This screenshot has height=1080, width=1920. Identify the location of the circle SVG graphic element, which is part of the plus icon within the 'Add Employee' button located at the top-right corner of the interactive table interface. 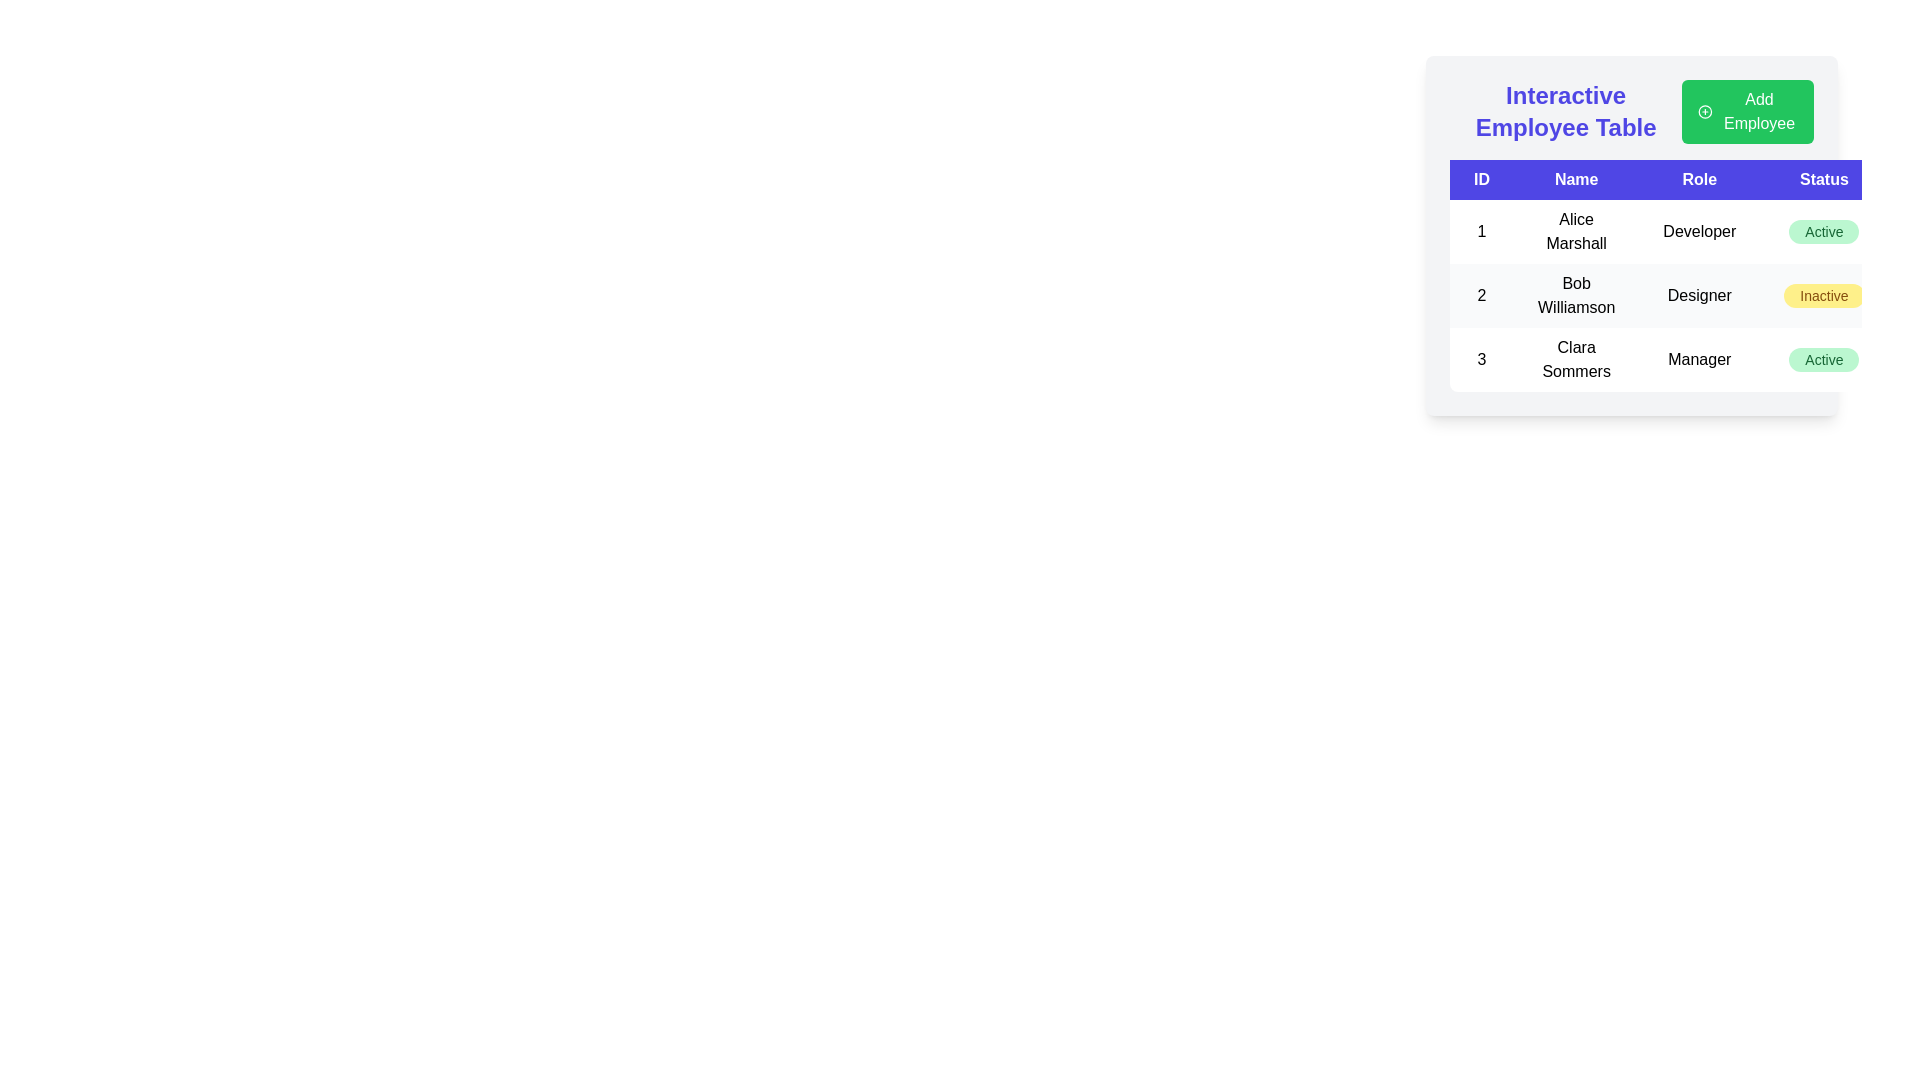
(1704, 111).